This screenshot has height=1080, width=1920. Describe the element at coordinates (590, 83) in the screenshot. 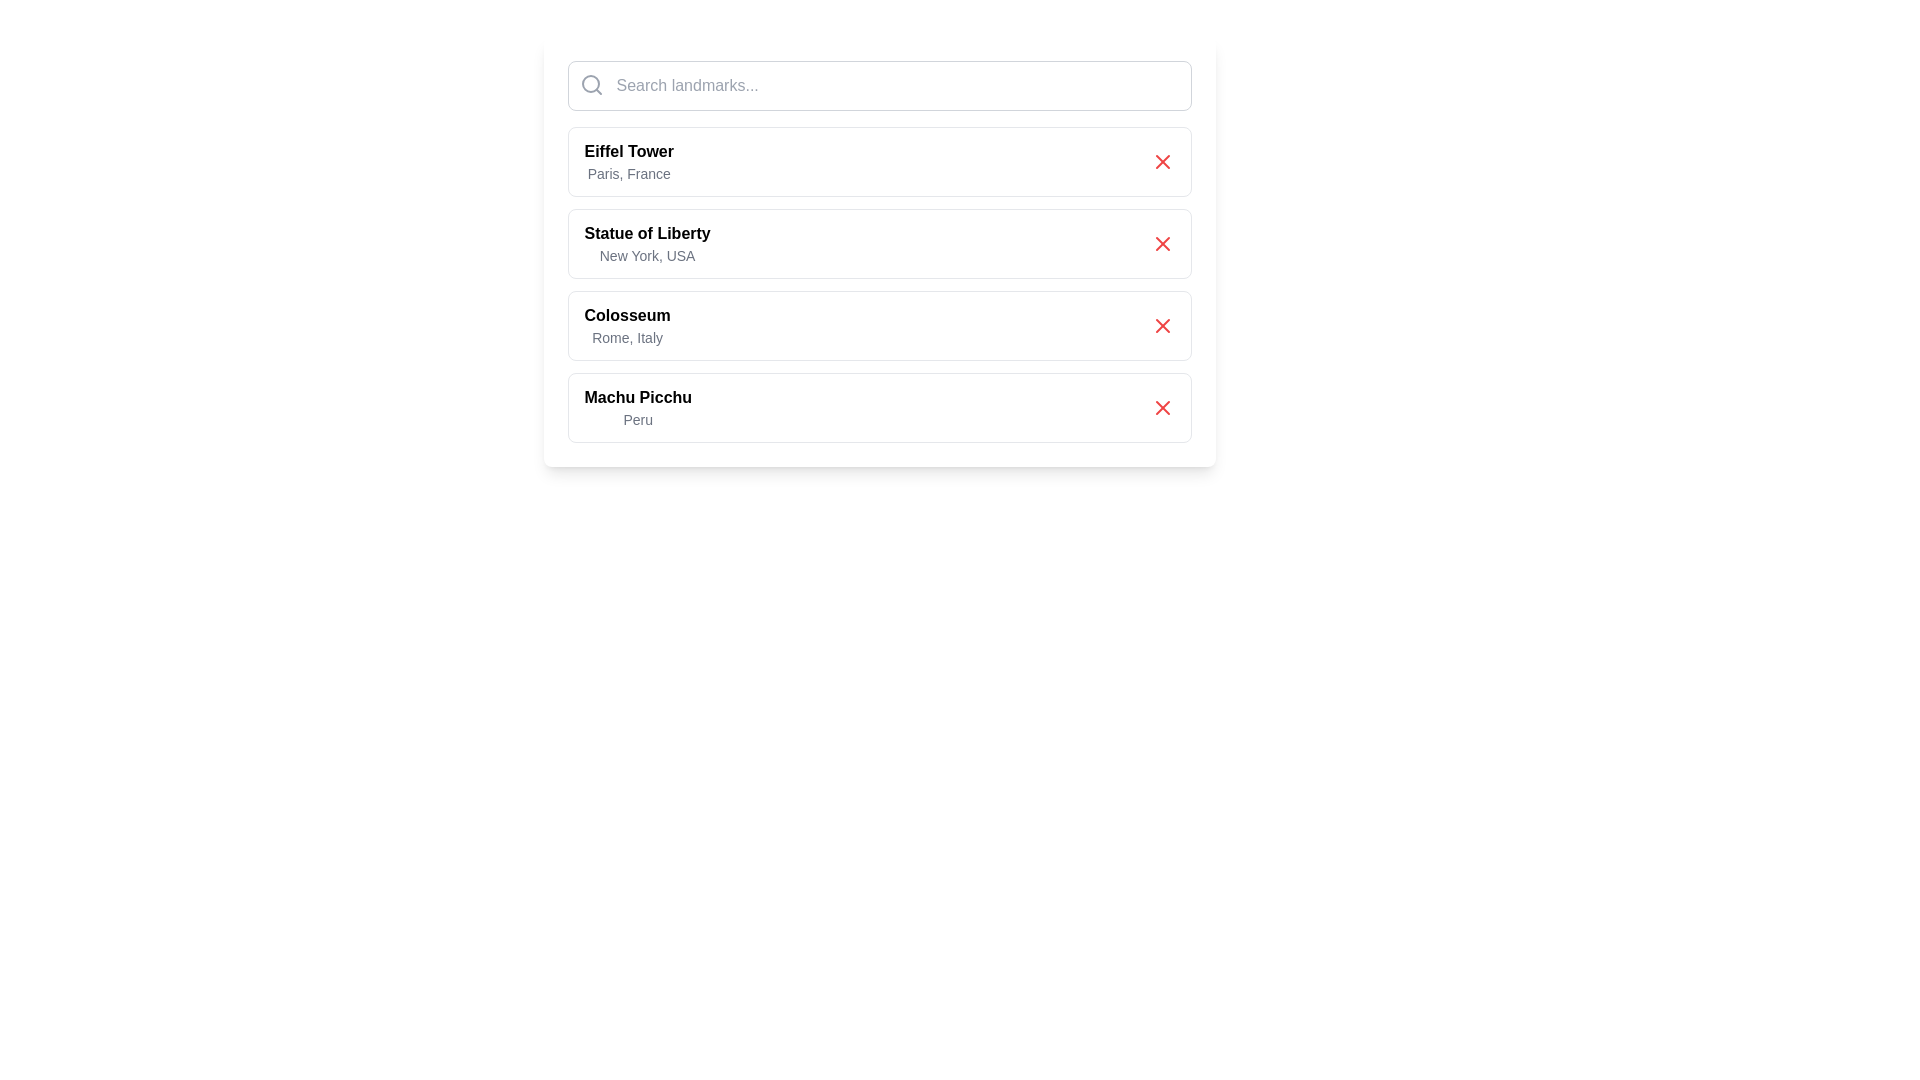

I see `the Decorative Icon resembling a magnifying glass, which is positioned next to the text input field with the placeholder 'Search landmarks...'` at that location.